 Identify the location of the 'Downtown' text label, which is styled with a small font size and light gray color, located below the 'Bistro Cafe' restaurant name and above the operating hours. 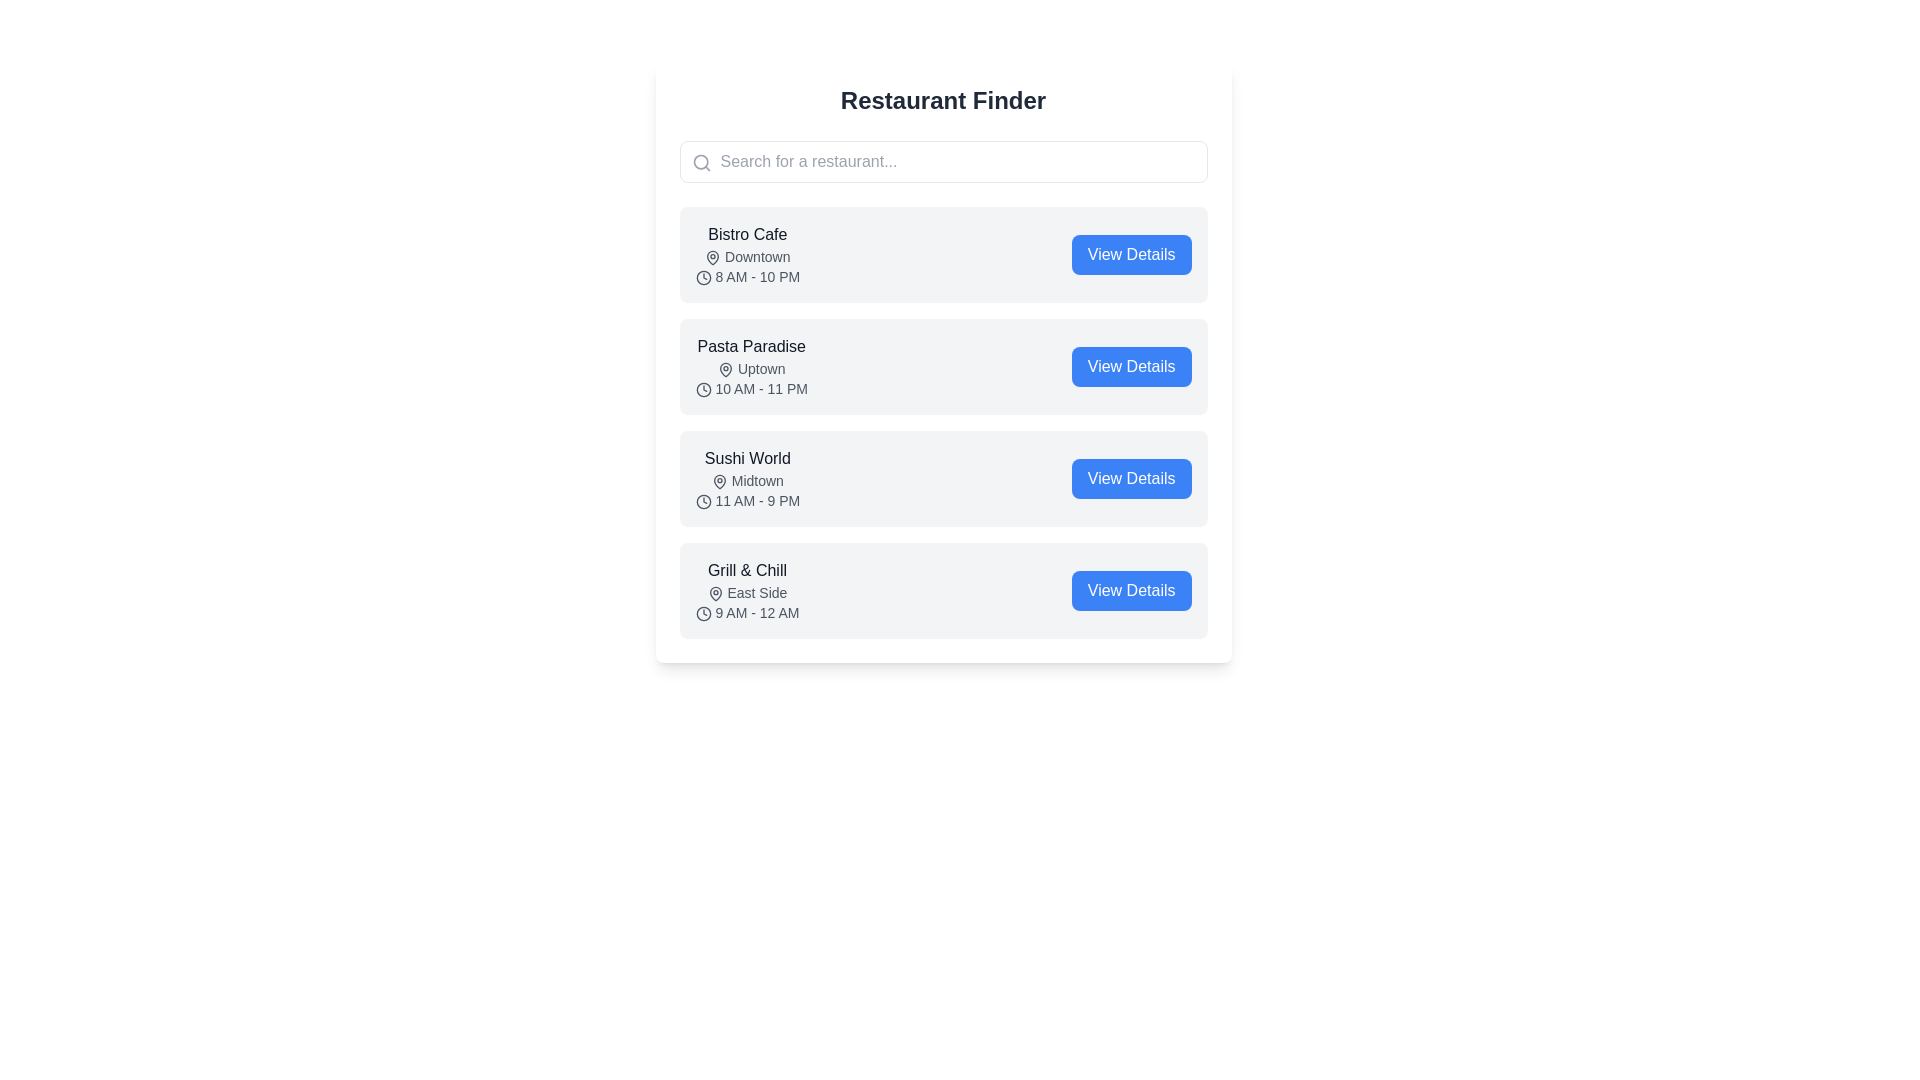
(746, 256).